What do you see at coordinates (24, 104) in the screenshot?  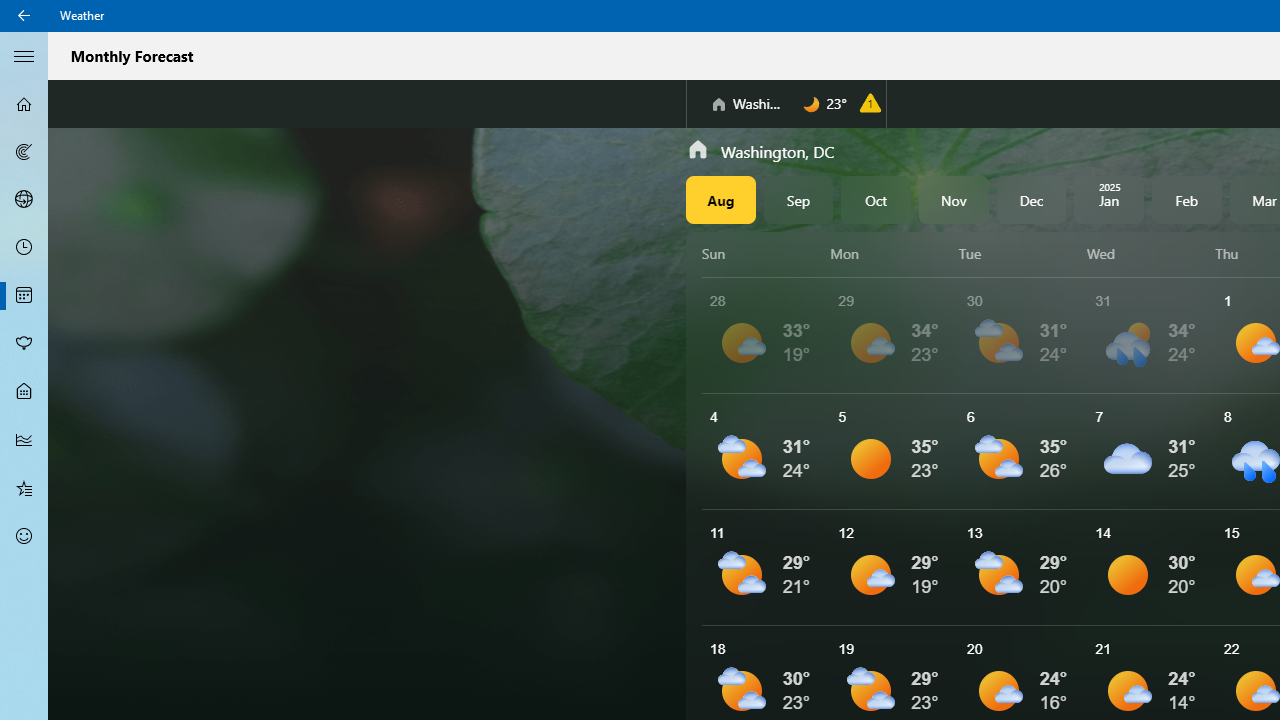 I see `'Forecast - Not Selected'` at bounding box center [24, 104].